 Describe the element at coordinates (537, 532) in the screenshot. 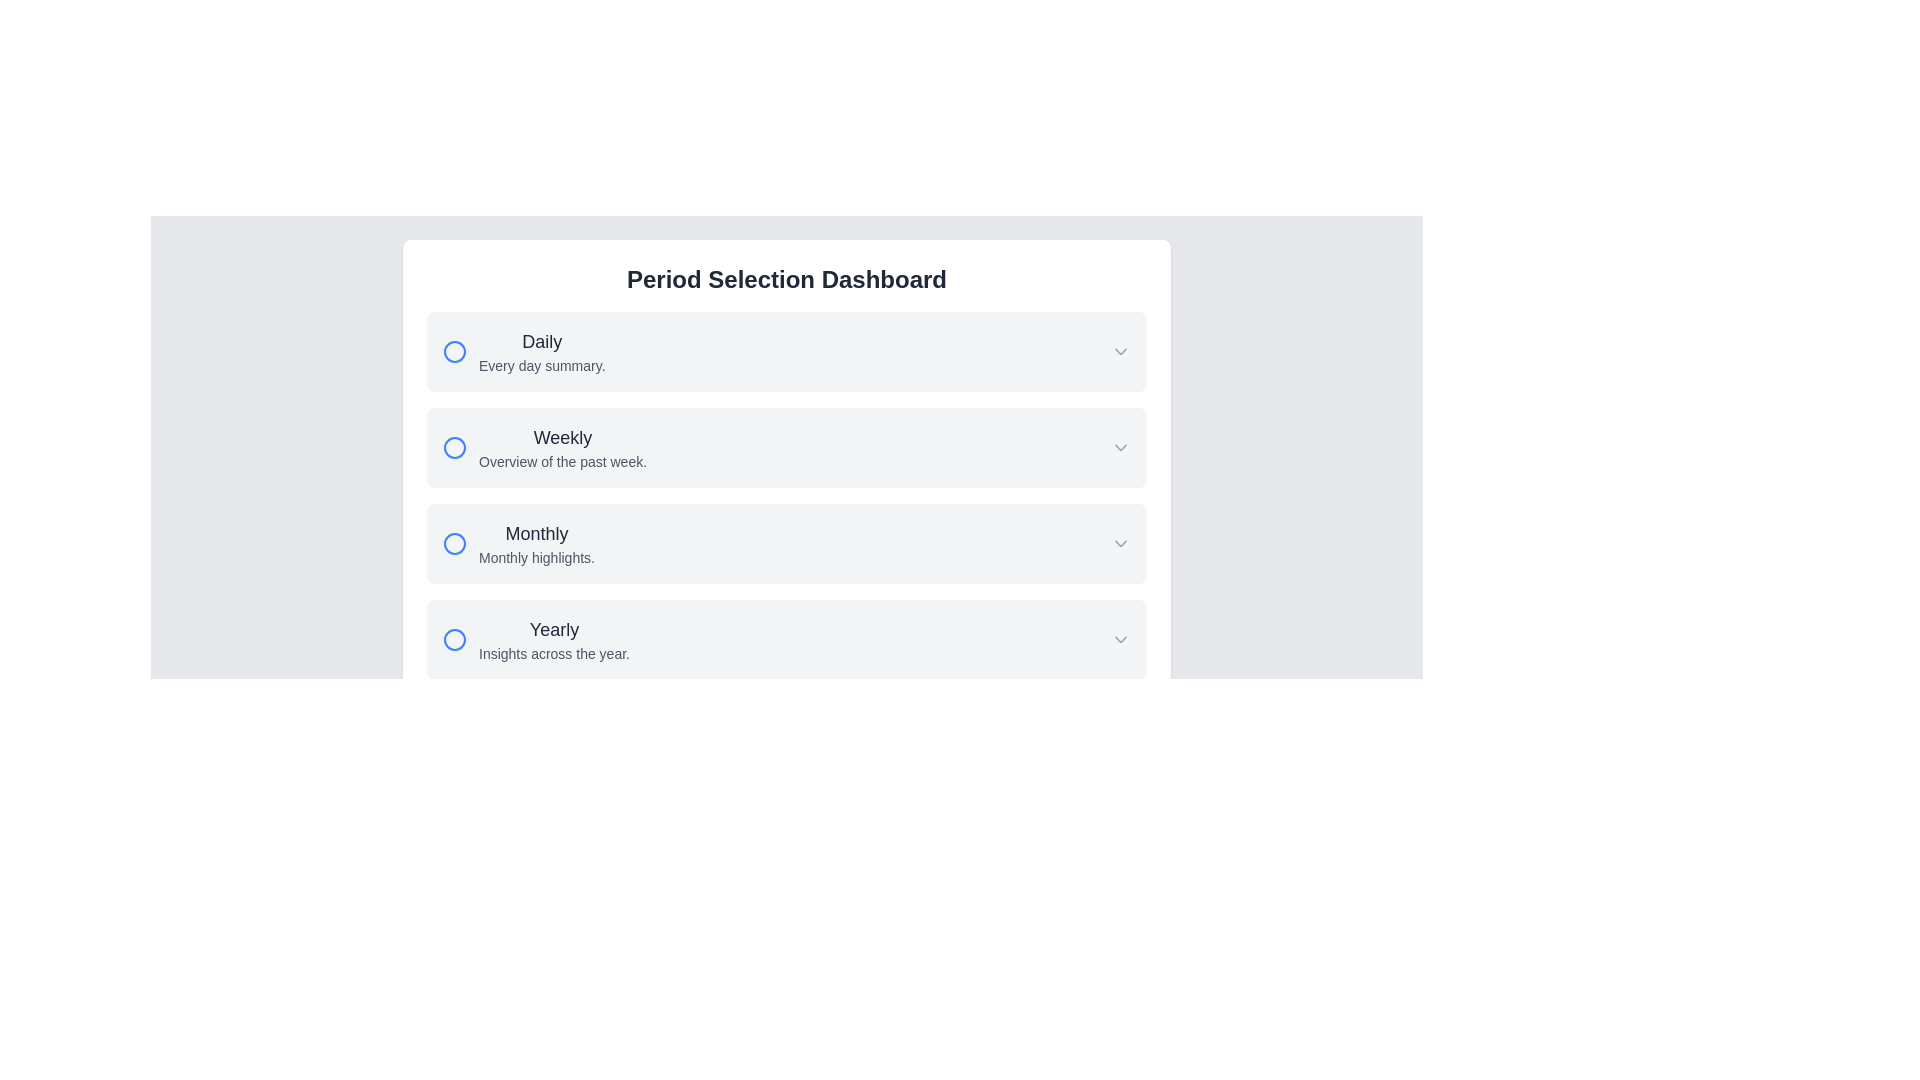

I see `the Text label for the third selectable option in the 'Period Selection Dashboard', positioned above 'Monthly highlights.'` at that location.